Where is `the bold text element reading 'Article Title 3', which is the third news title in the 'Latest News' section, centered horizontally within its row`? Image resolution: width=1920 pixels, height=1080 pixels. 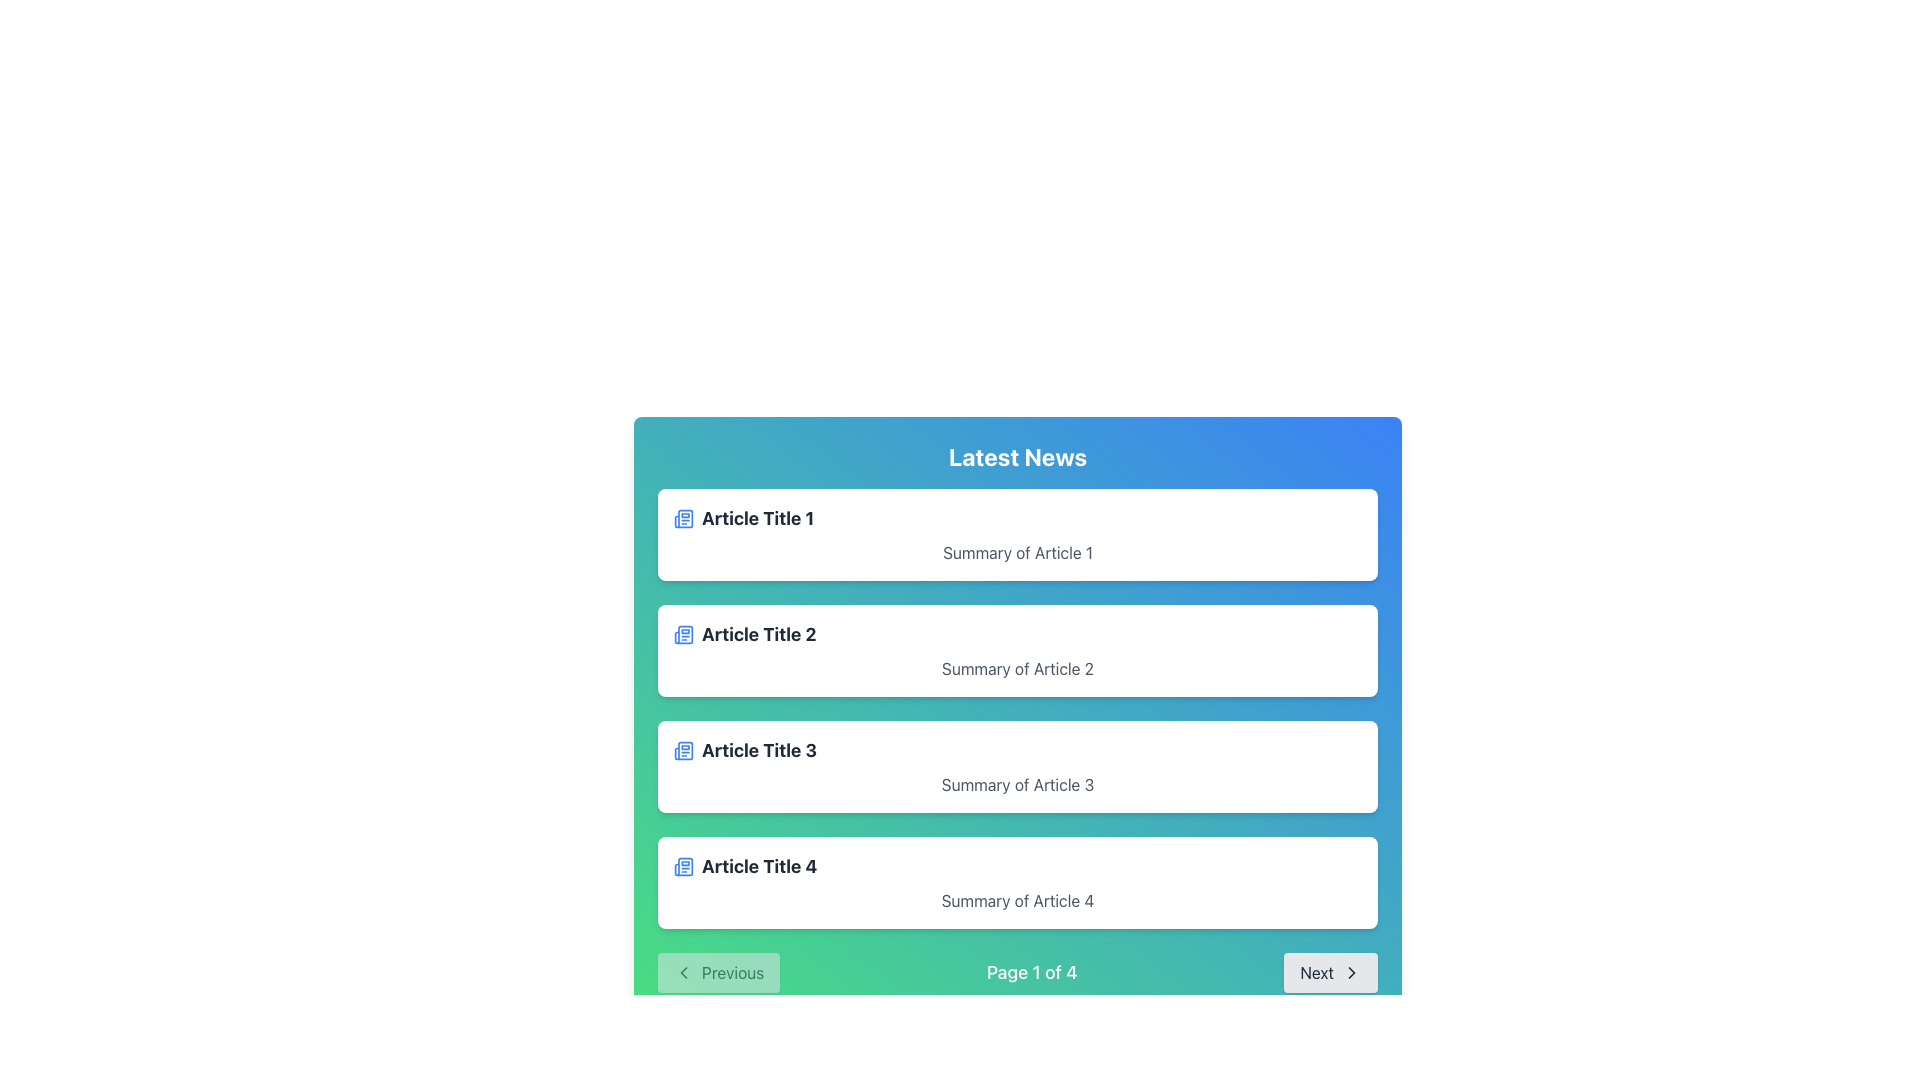
the bold text element reading 'Article Title 3', which is the third news title in the 'Latest News' section, centered horizontally within its row is located at coordinates (758, 751).